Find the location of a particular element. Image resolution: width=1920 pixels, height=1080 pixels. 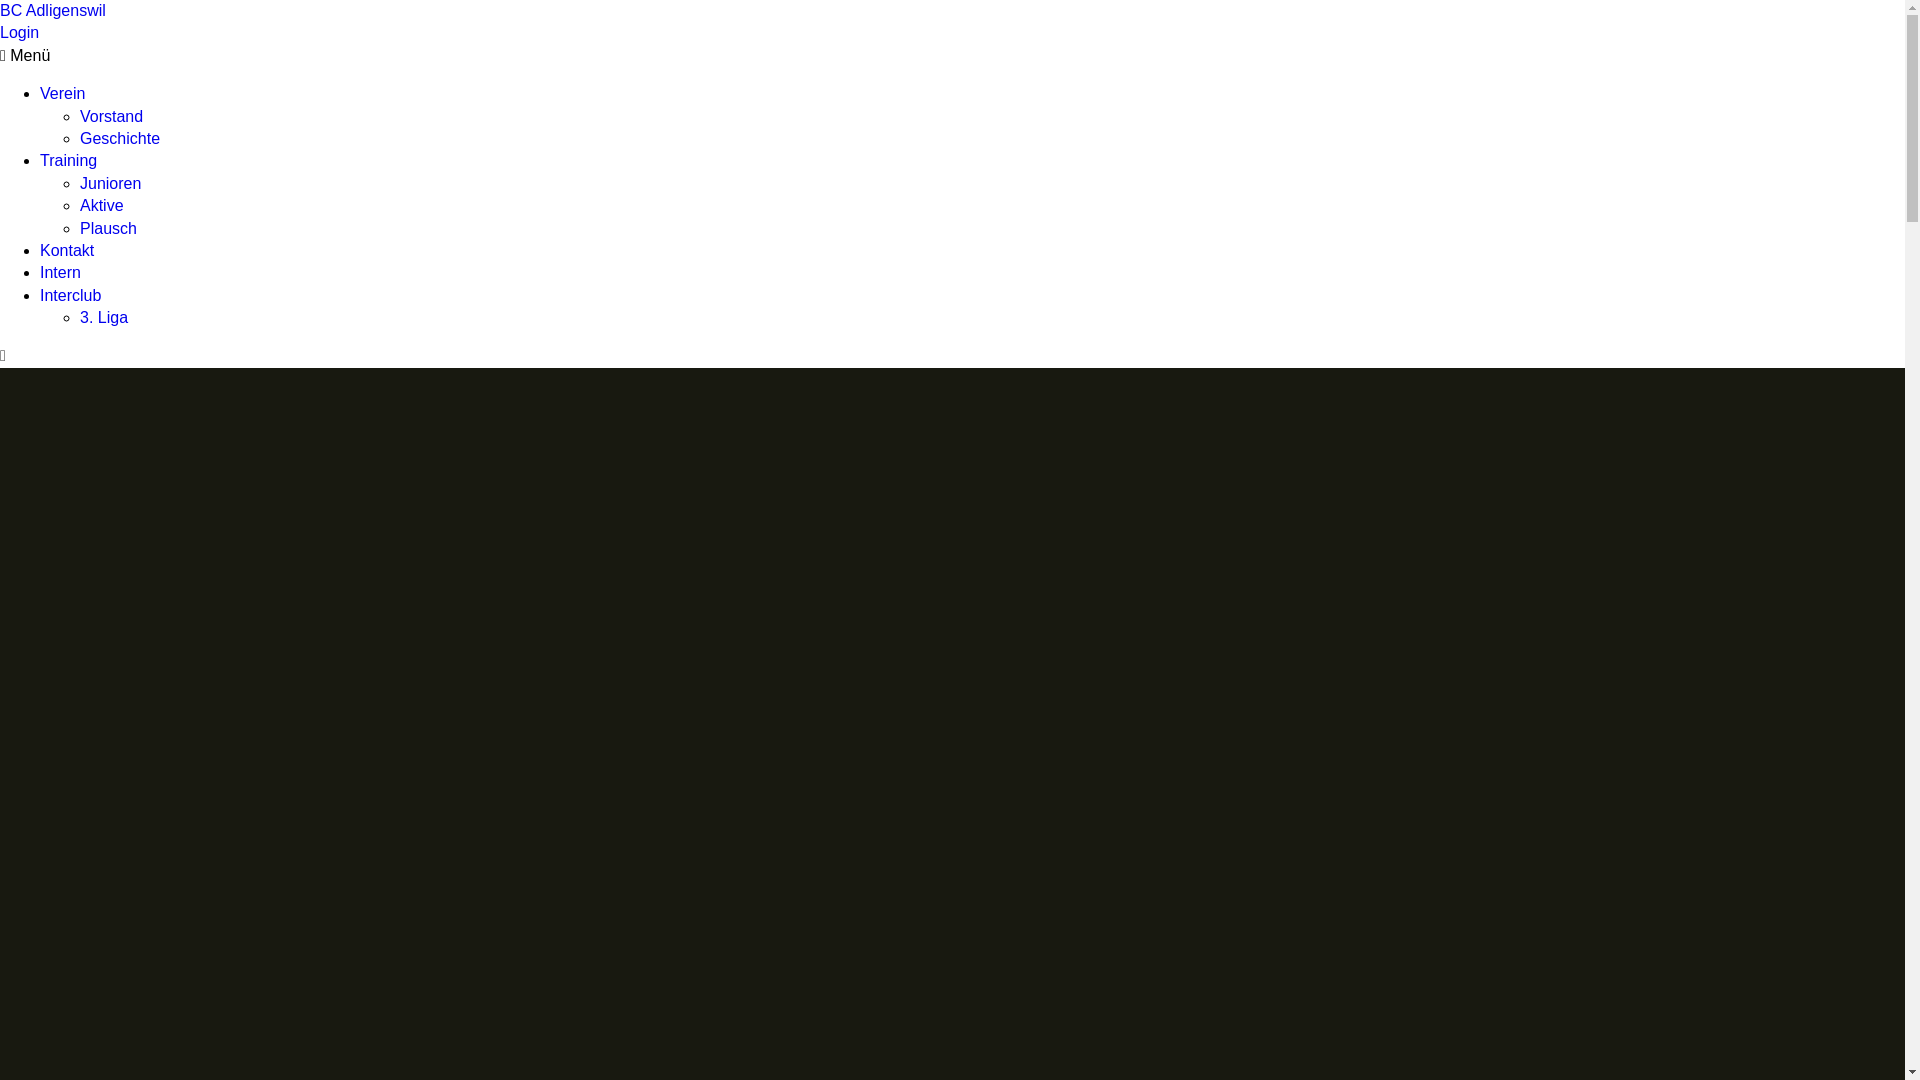

'BC Adligenswil' is located at coordinates (0, 10).